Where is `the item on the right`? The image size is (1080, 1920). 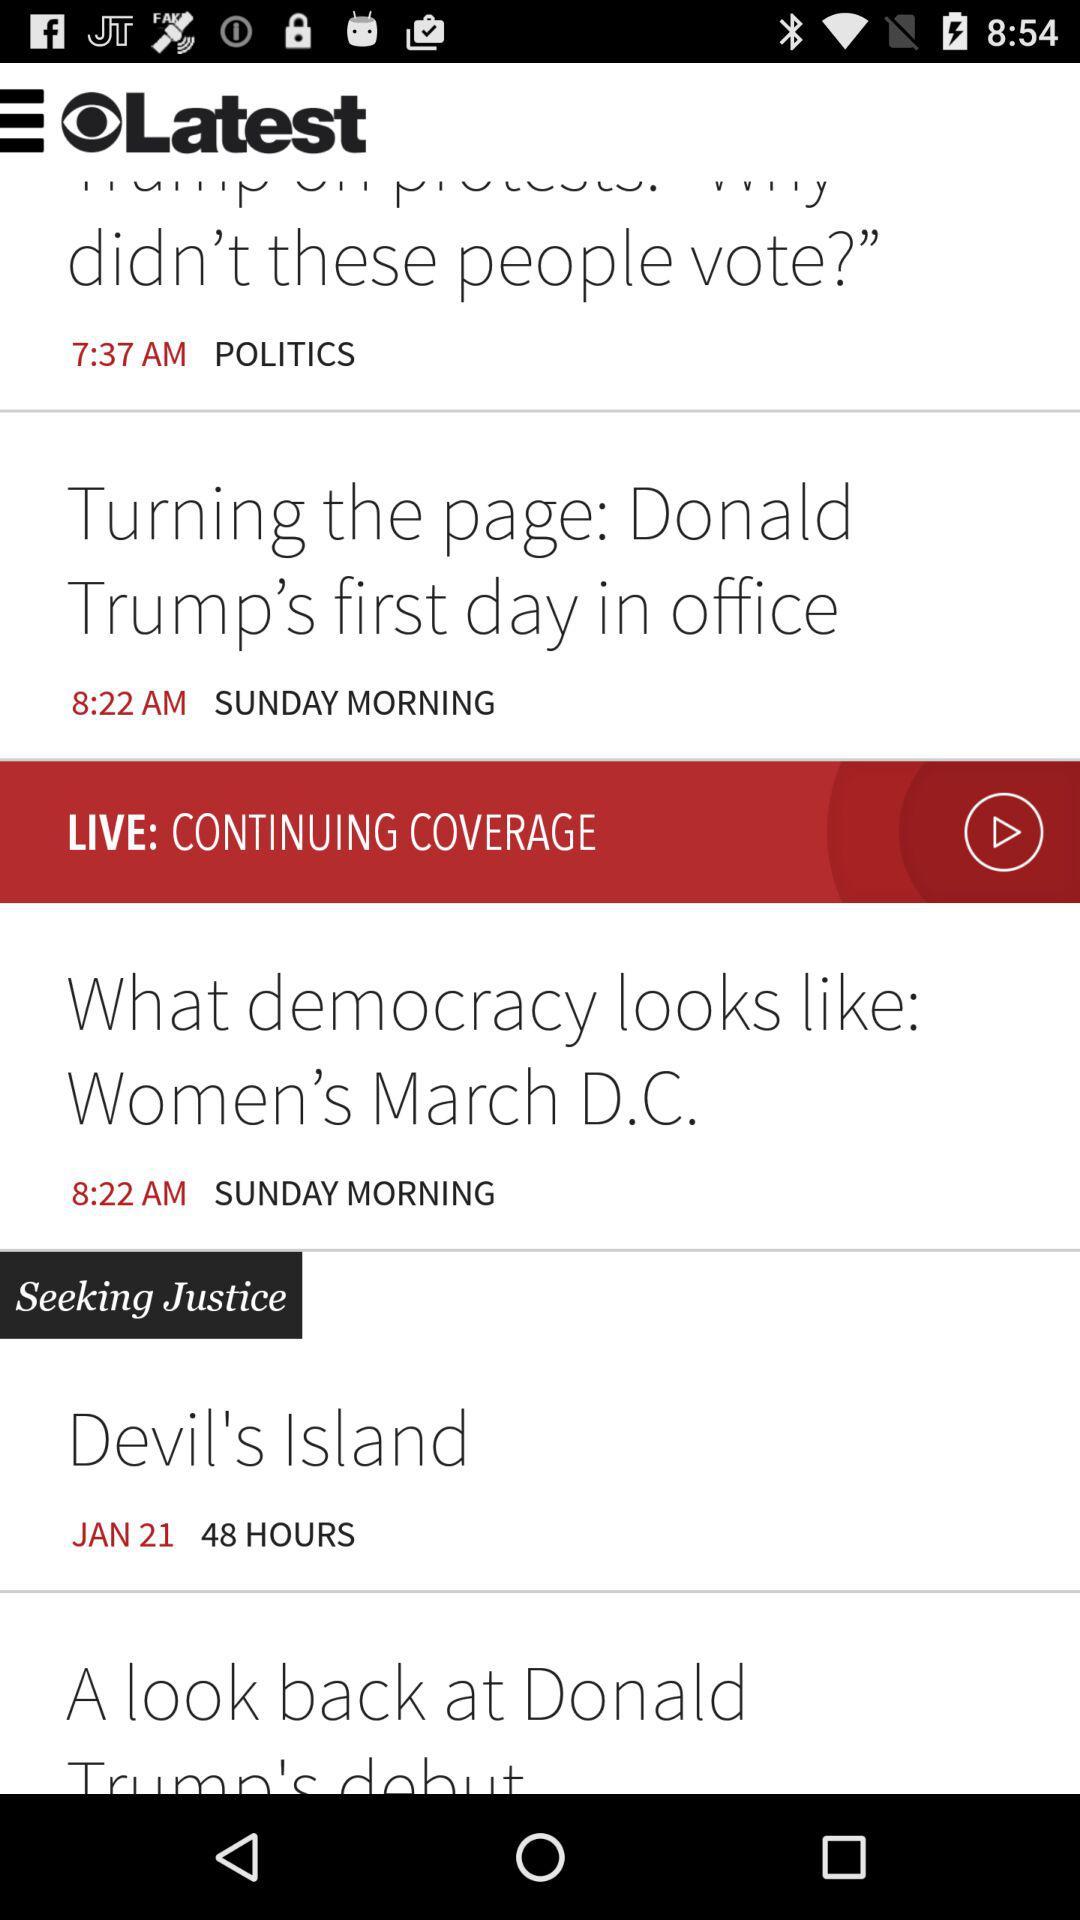
the item on the right is located at coordinates (947, 832).